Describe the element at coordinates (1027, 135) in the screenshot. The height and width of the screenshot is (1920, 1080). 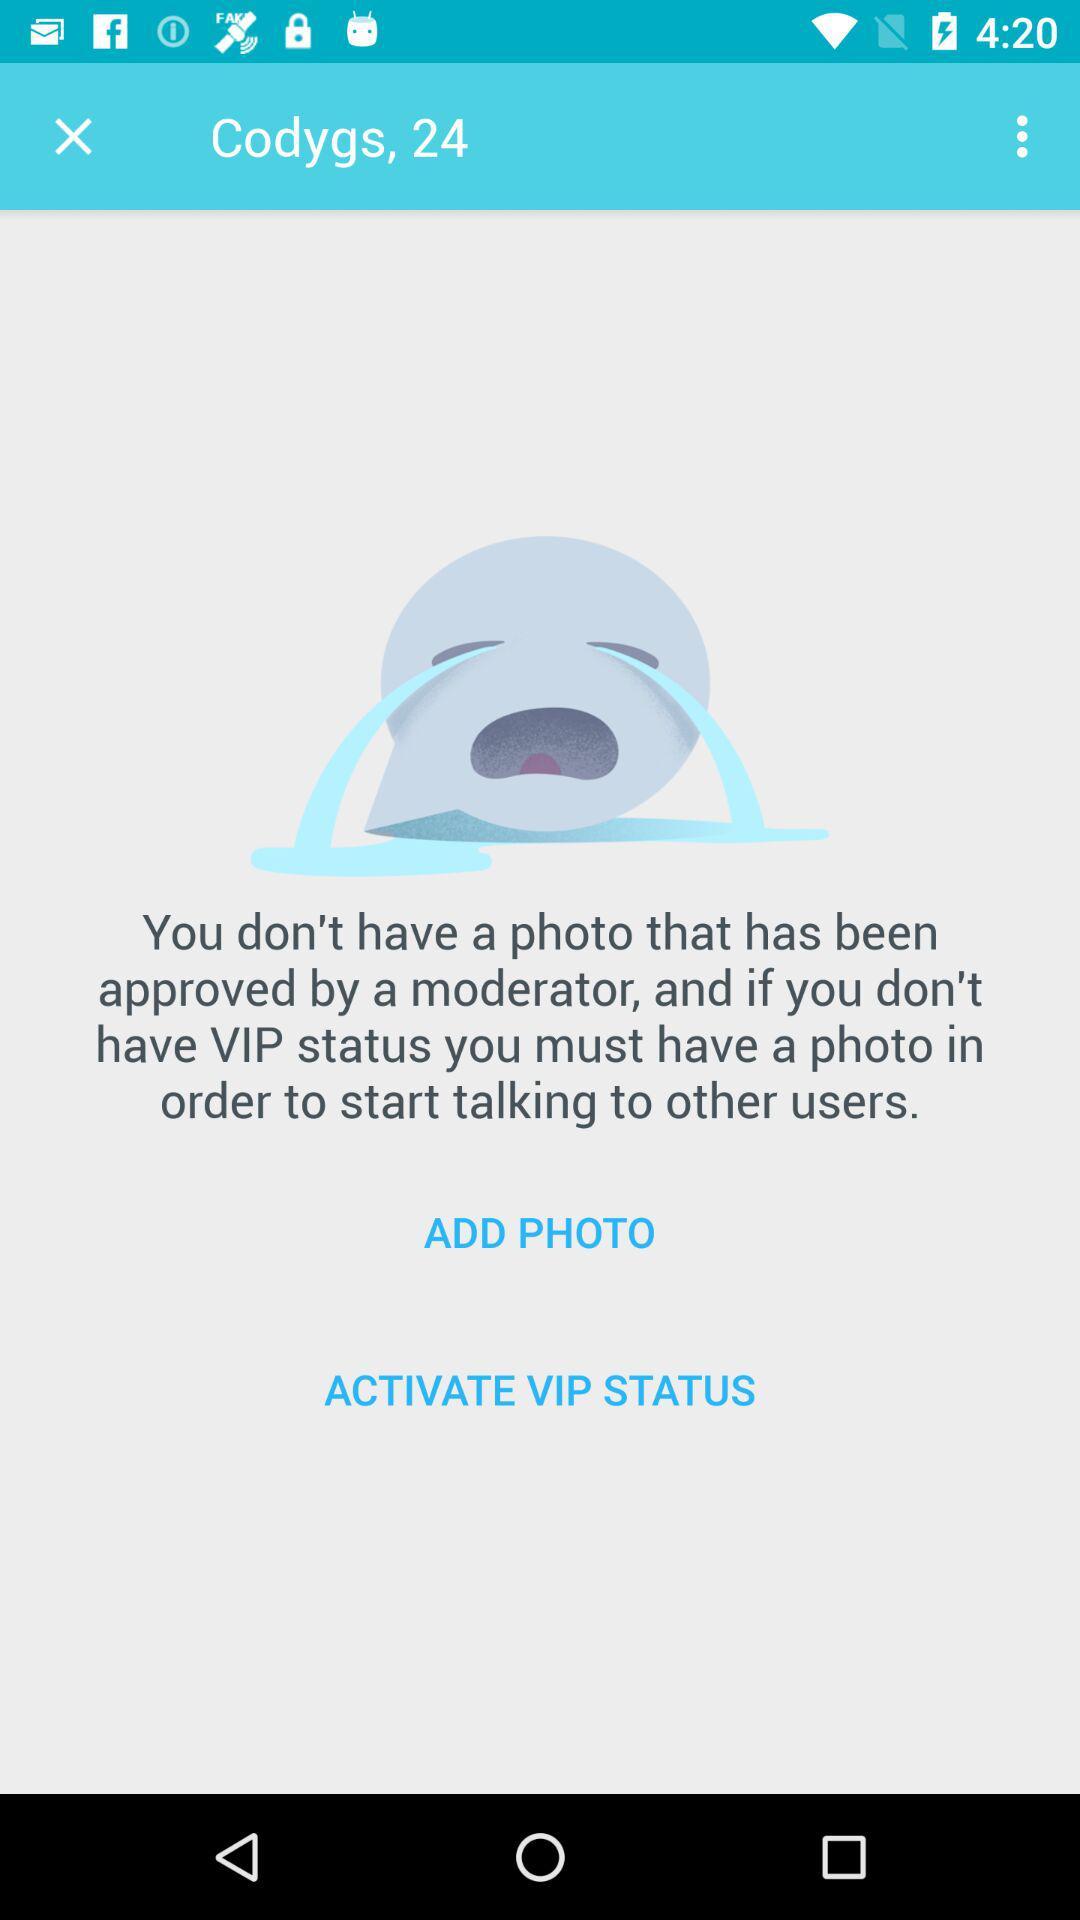
I see `item to the right of the codygs, 24` at that location.